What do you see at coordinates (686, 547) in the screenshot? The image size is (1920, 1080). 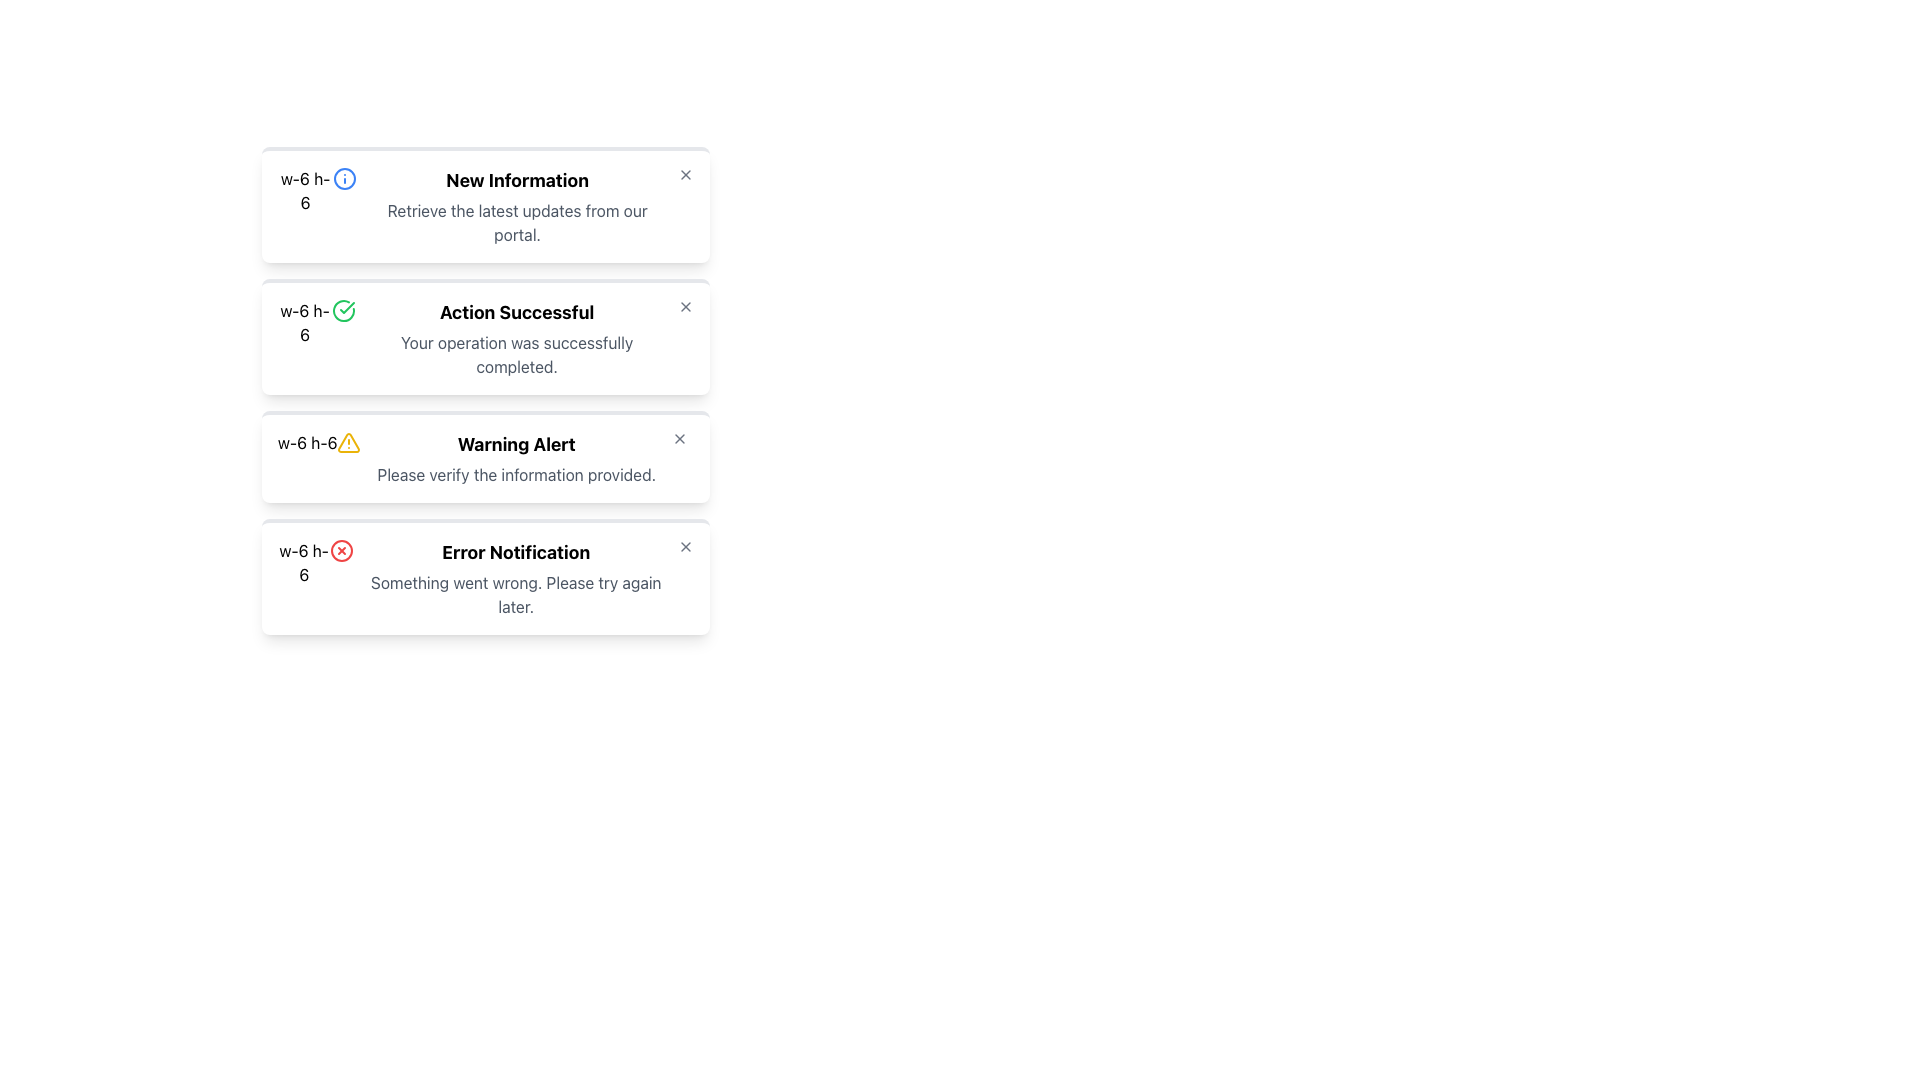 I see `the right-aligned button in the 'Error Notification' panel to change its color` at bounding box center [686, 547].